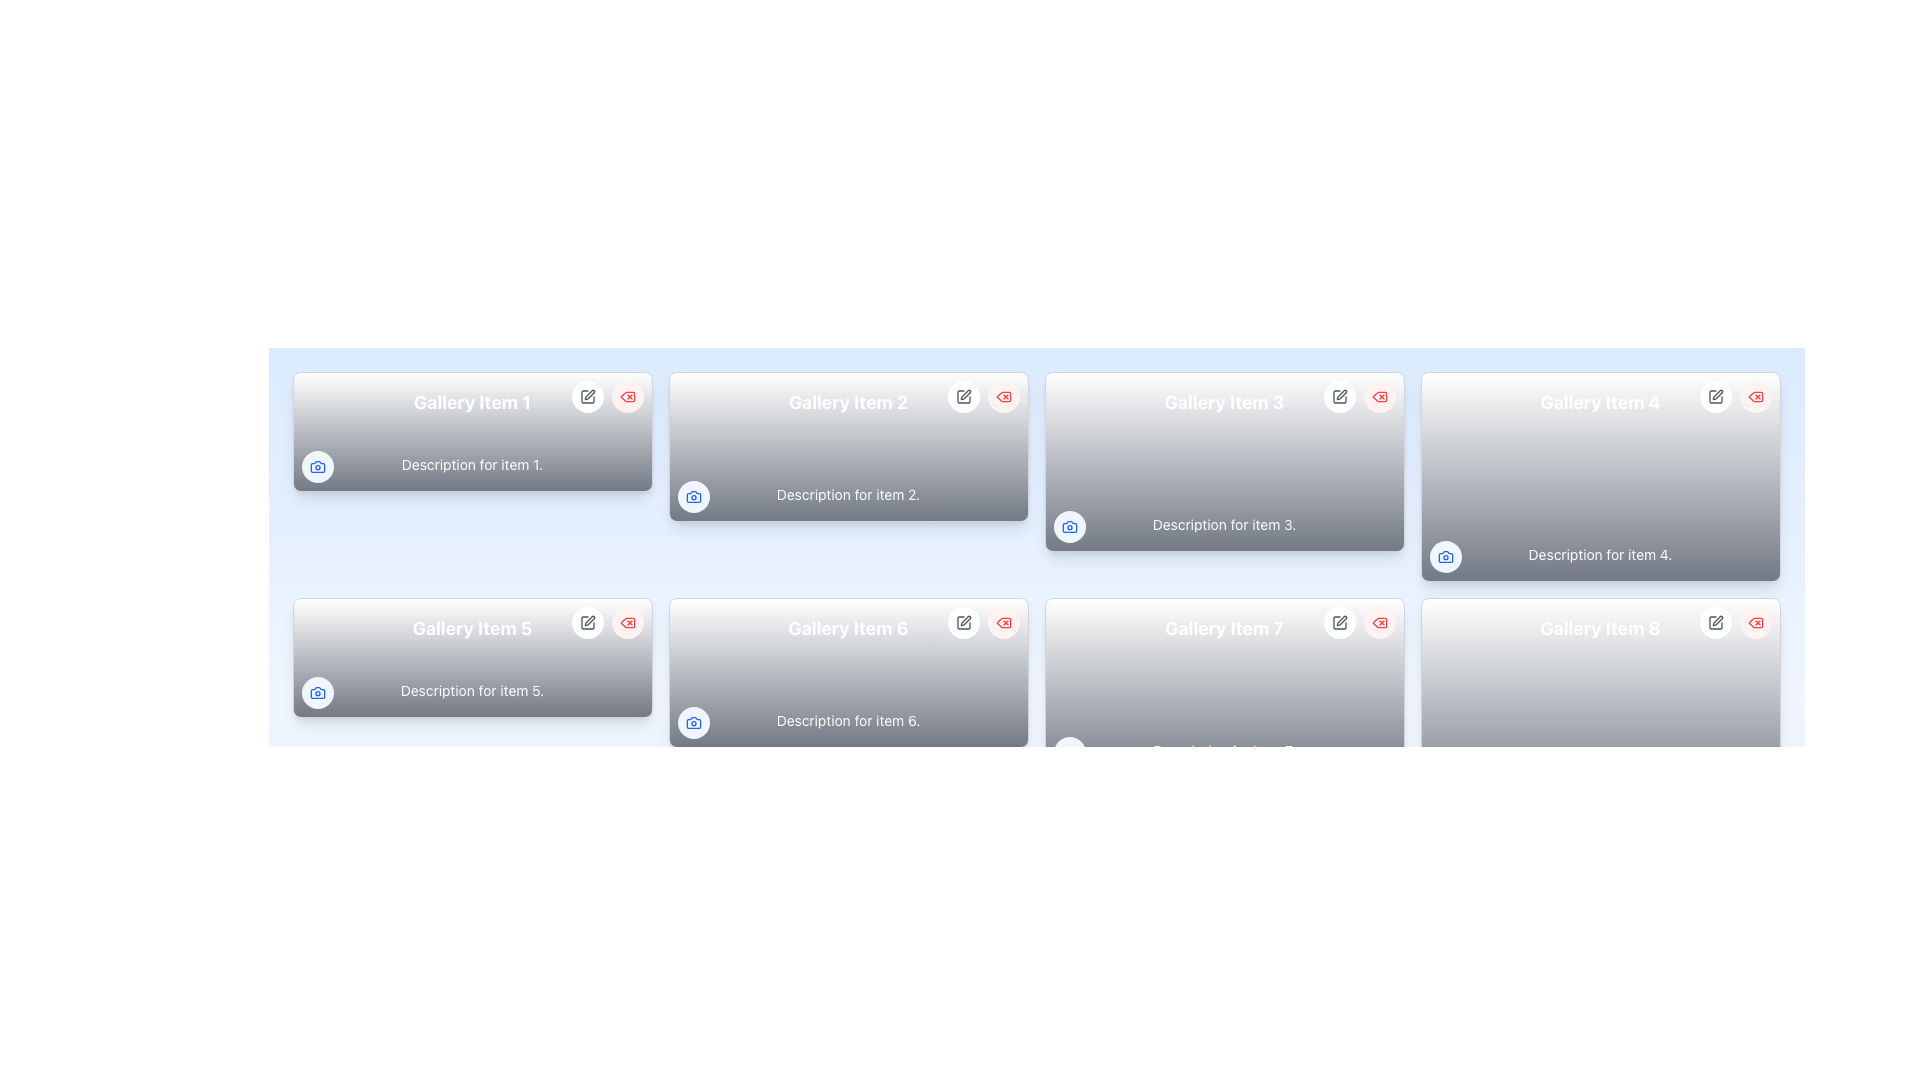 This screenshot has width=1920, height=1080. What do you see at coordinates (1068, 526) in the screenshot?
I see `the camera icon located in the lower-left corner of the 'Gallery Item 3' card` at bounding box center [1068, 526].